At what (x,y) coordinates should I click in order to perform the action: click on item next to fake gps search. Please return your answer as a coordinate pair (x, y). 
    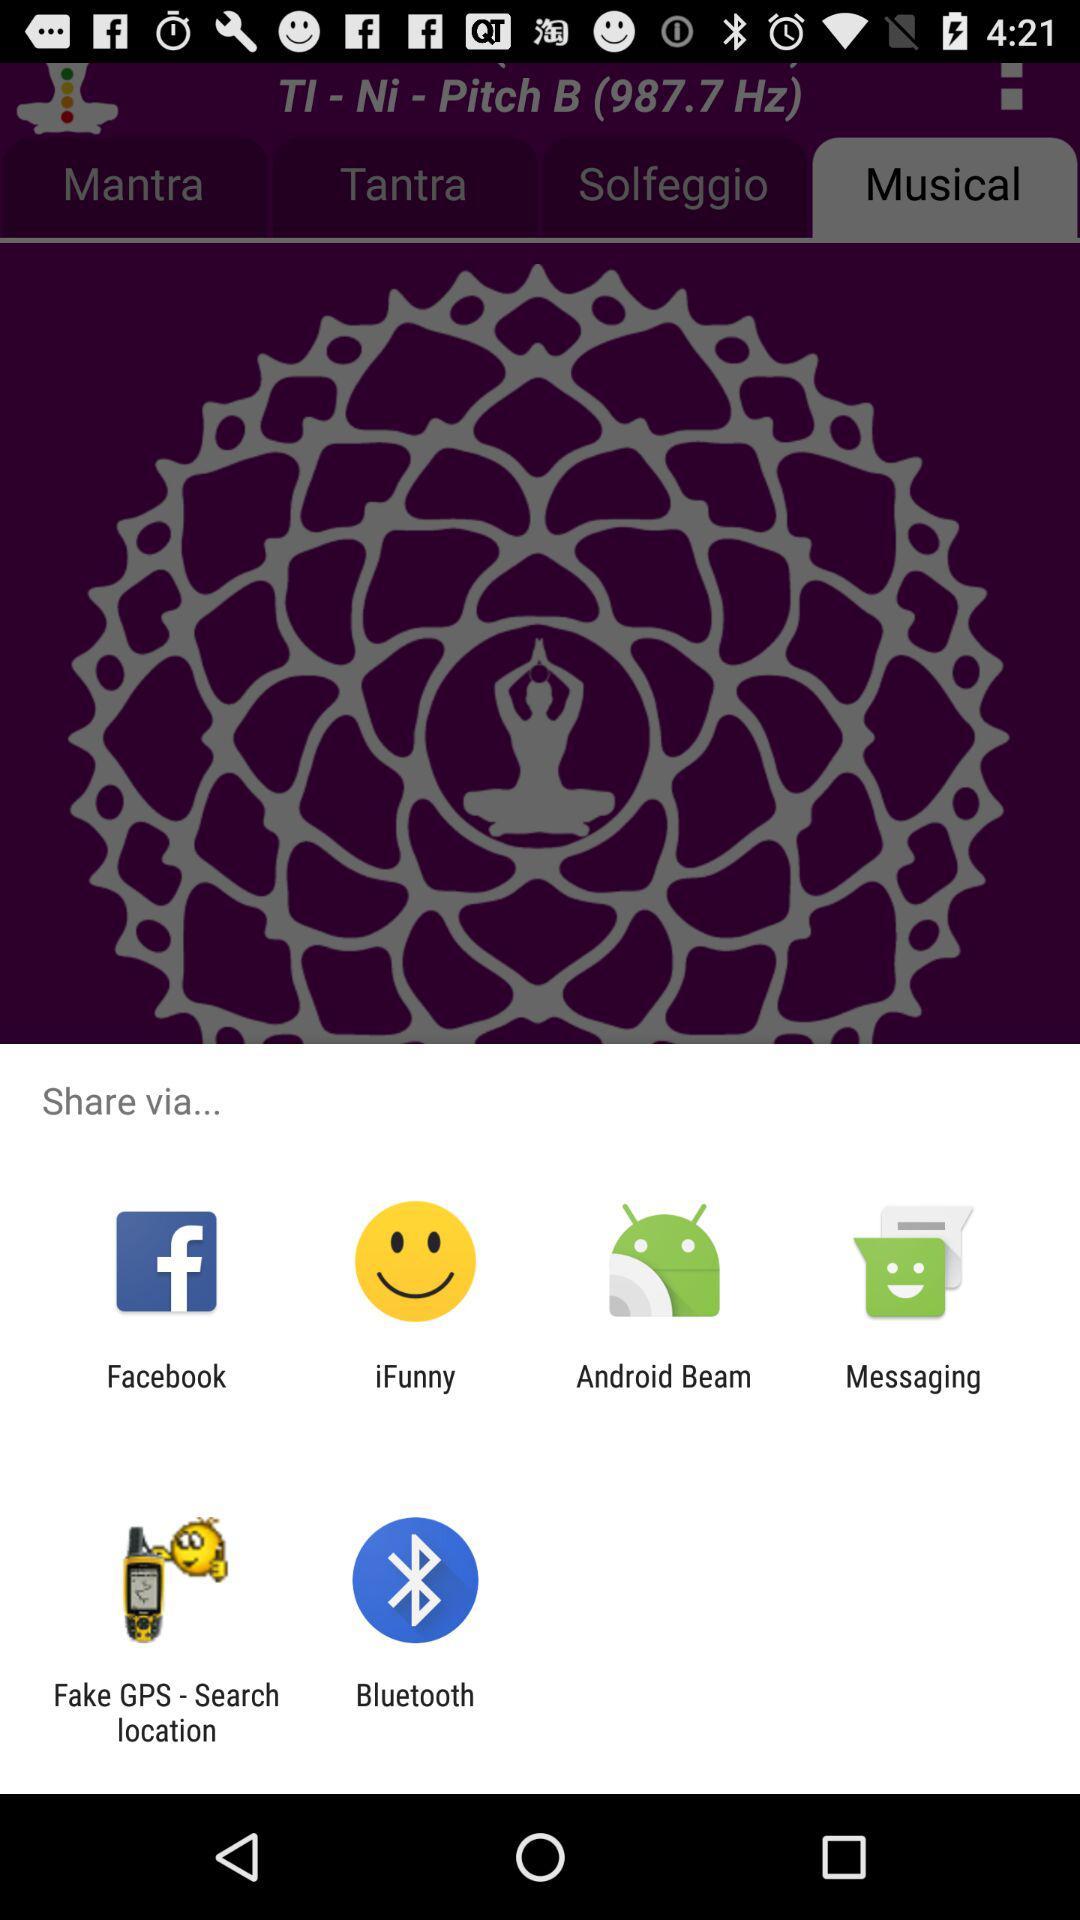
    Looking at the image, I should click on (414, 1711).